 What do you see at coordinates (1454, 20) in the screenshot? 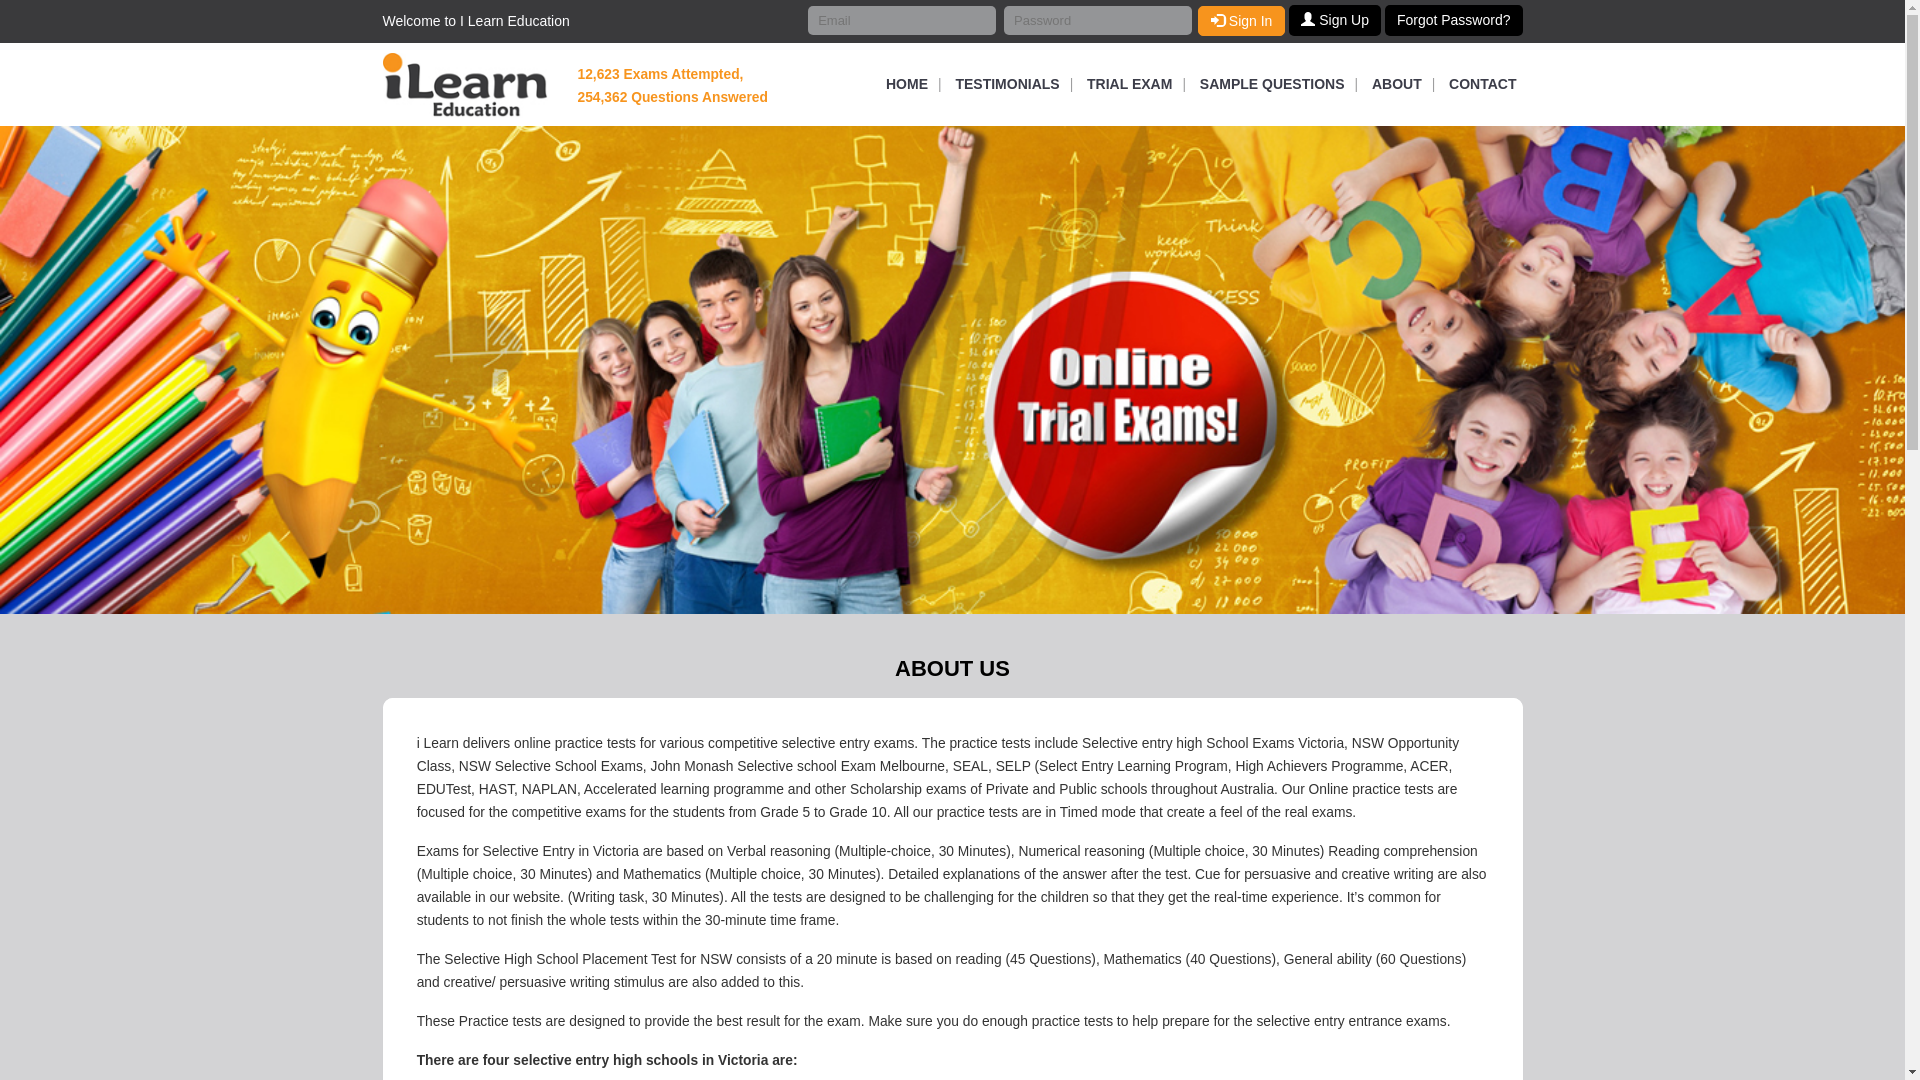
I see `'Forgot Password?'` at bounding box center [1454, 20].